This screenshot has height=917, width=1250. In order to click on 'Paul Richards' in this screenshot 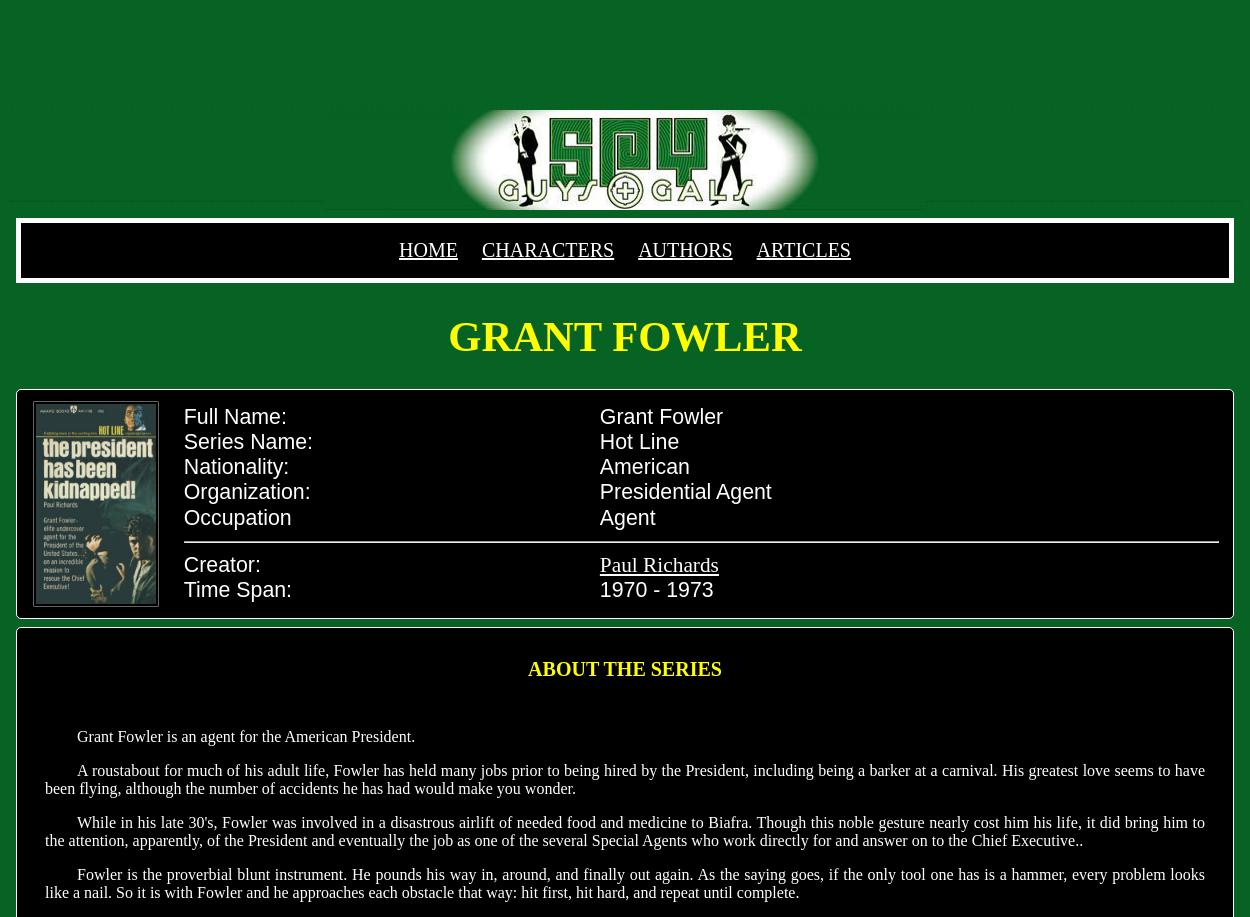, I will do `click(598, 564)`.